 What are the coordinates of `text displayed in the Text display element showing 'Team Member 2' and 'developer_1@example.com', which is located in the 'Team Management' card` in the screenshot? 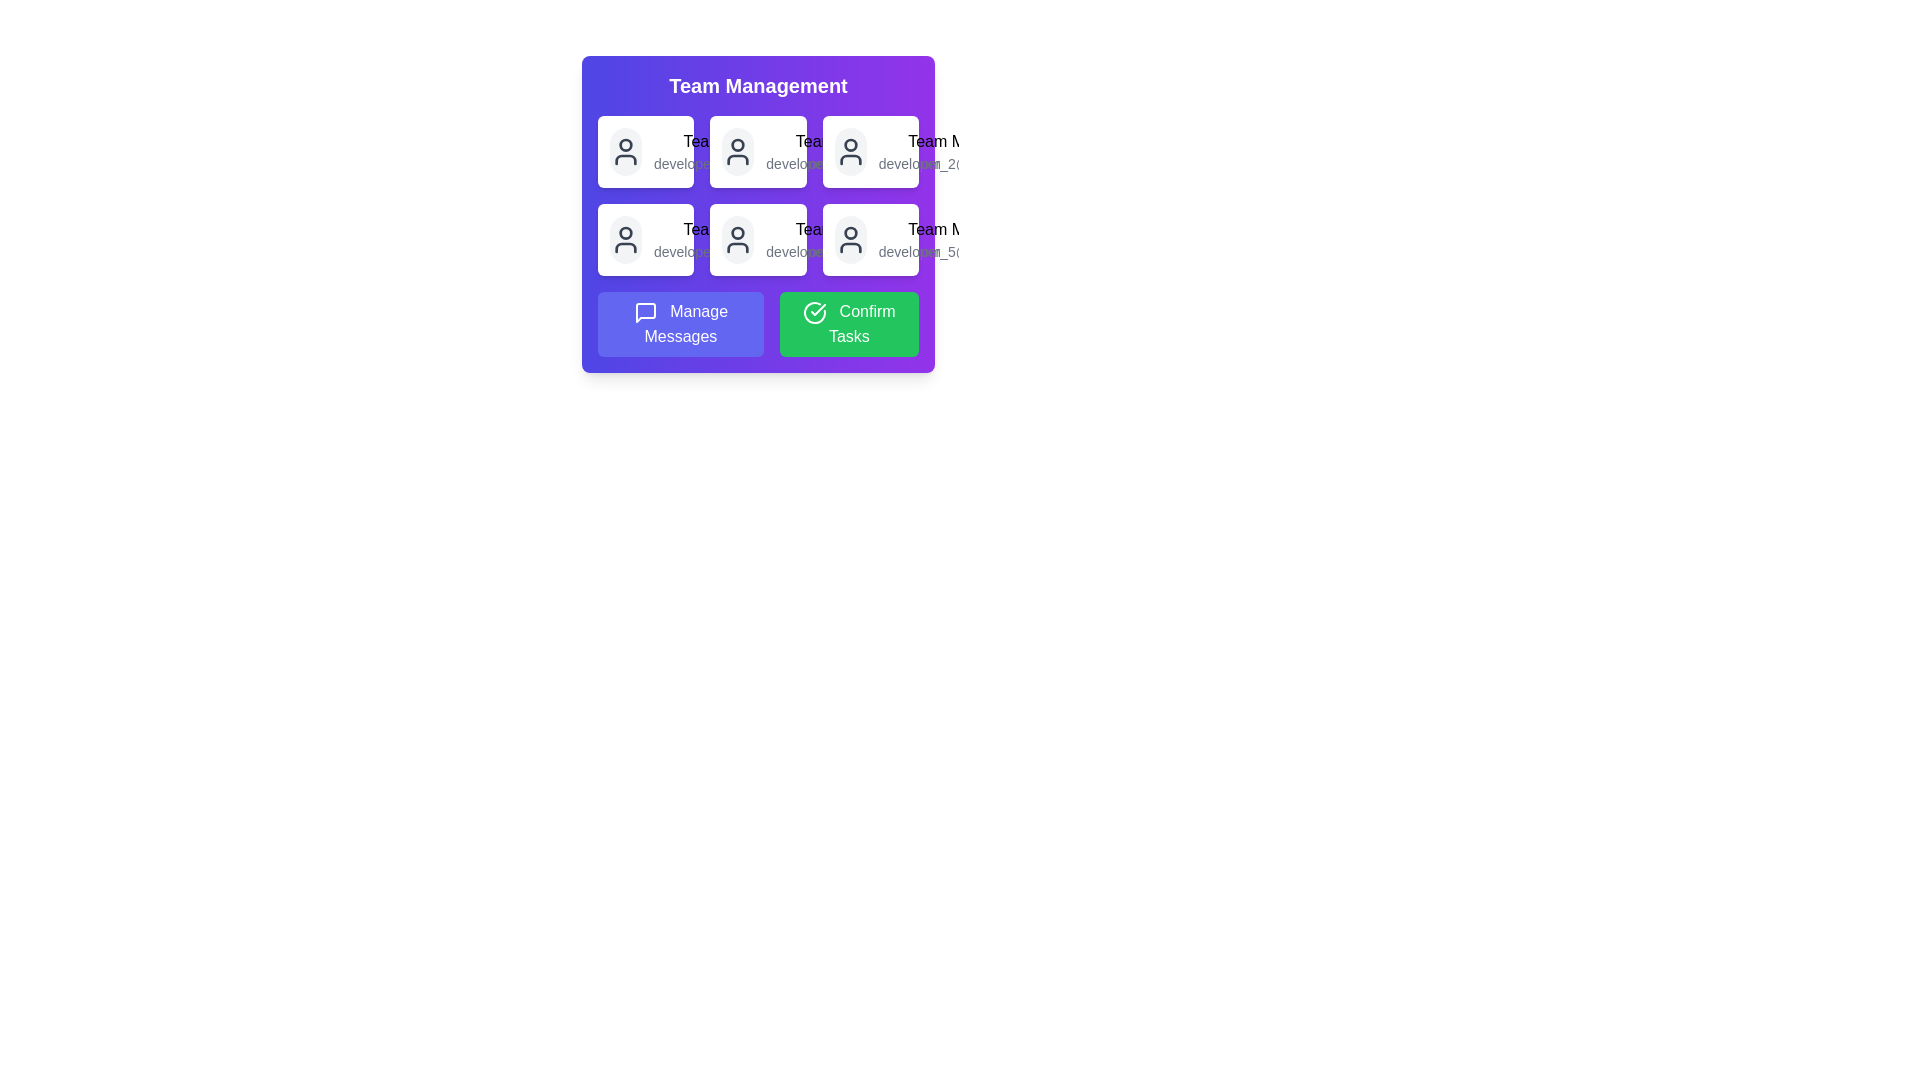 It's located at (853, 150).